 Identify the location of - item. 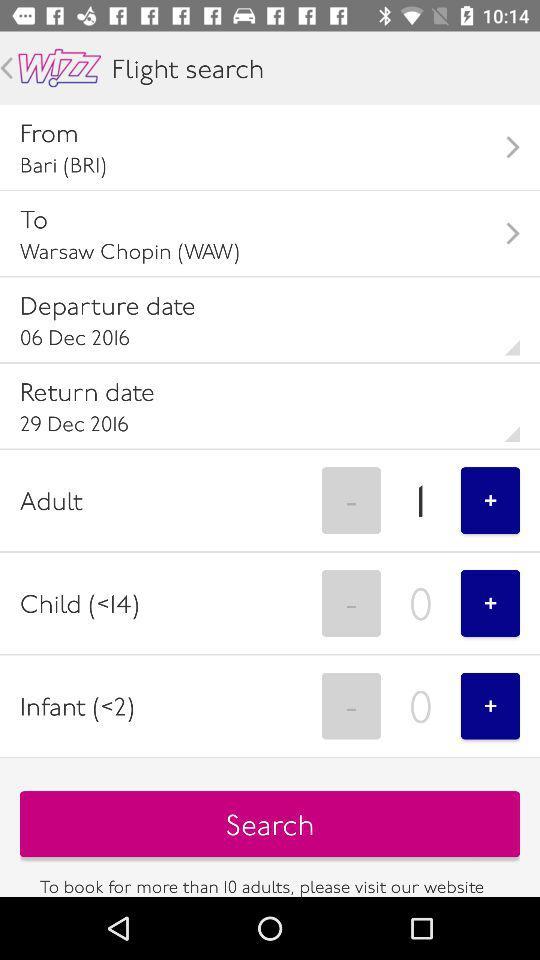
(350, 602).